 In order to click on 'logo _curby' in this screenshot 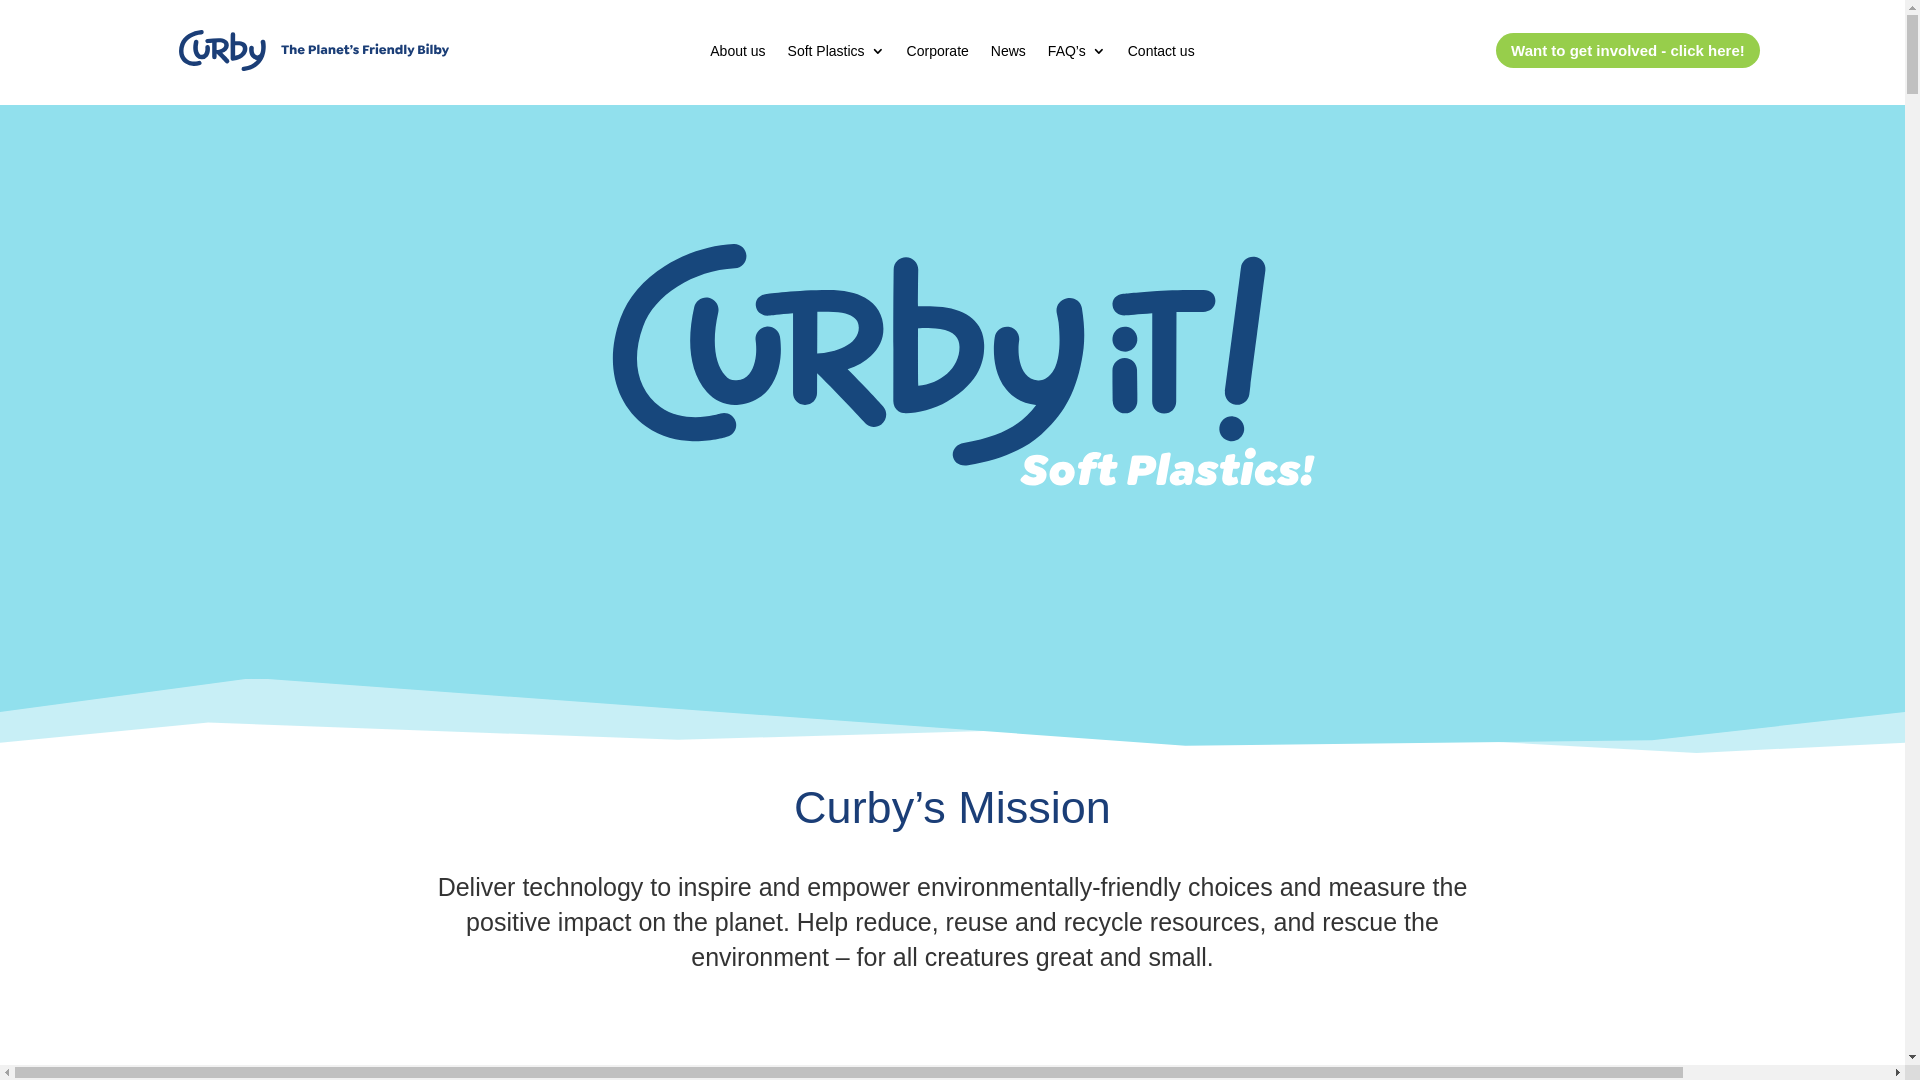, I will do `click(178, 49)`.